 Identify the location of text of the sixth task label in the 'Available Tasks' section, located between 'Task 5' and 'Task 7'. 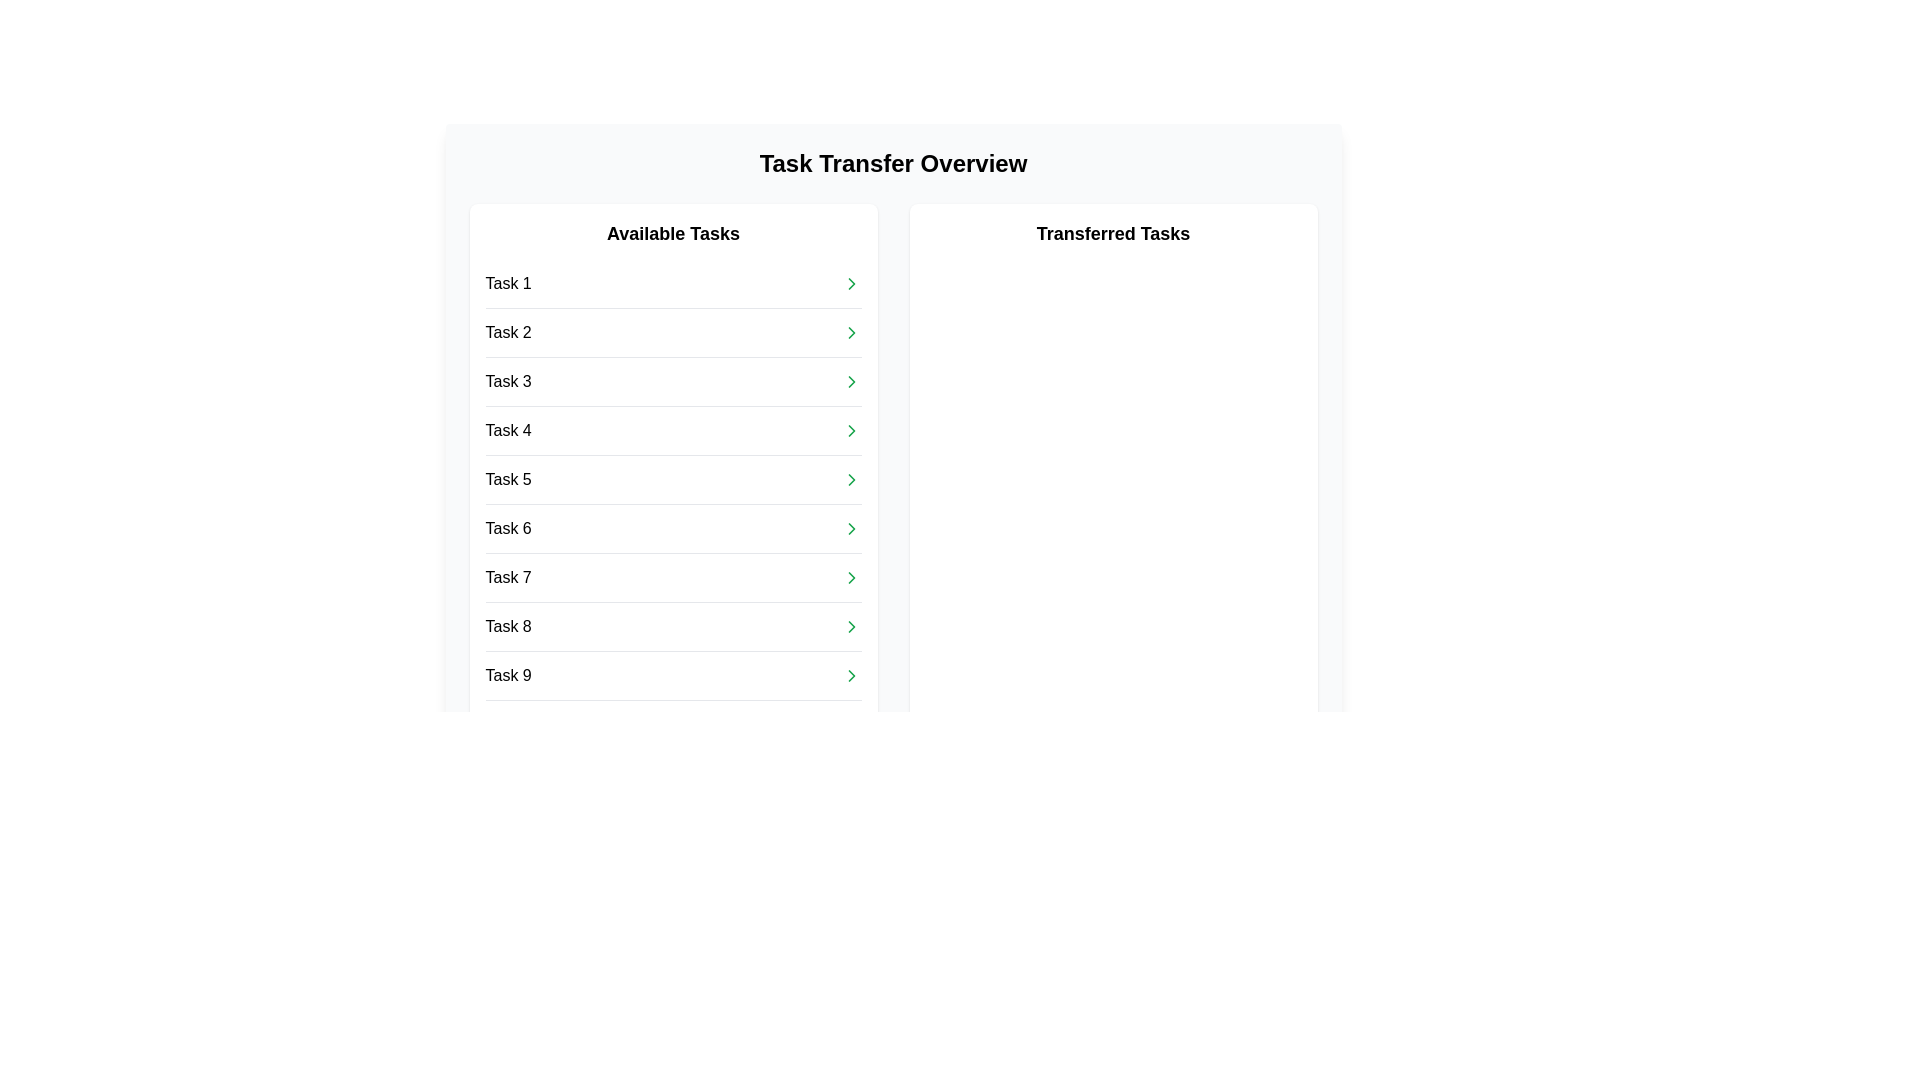
(508, 527).